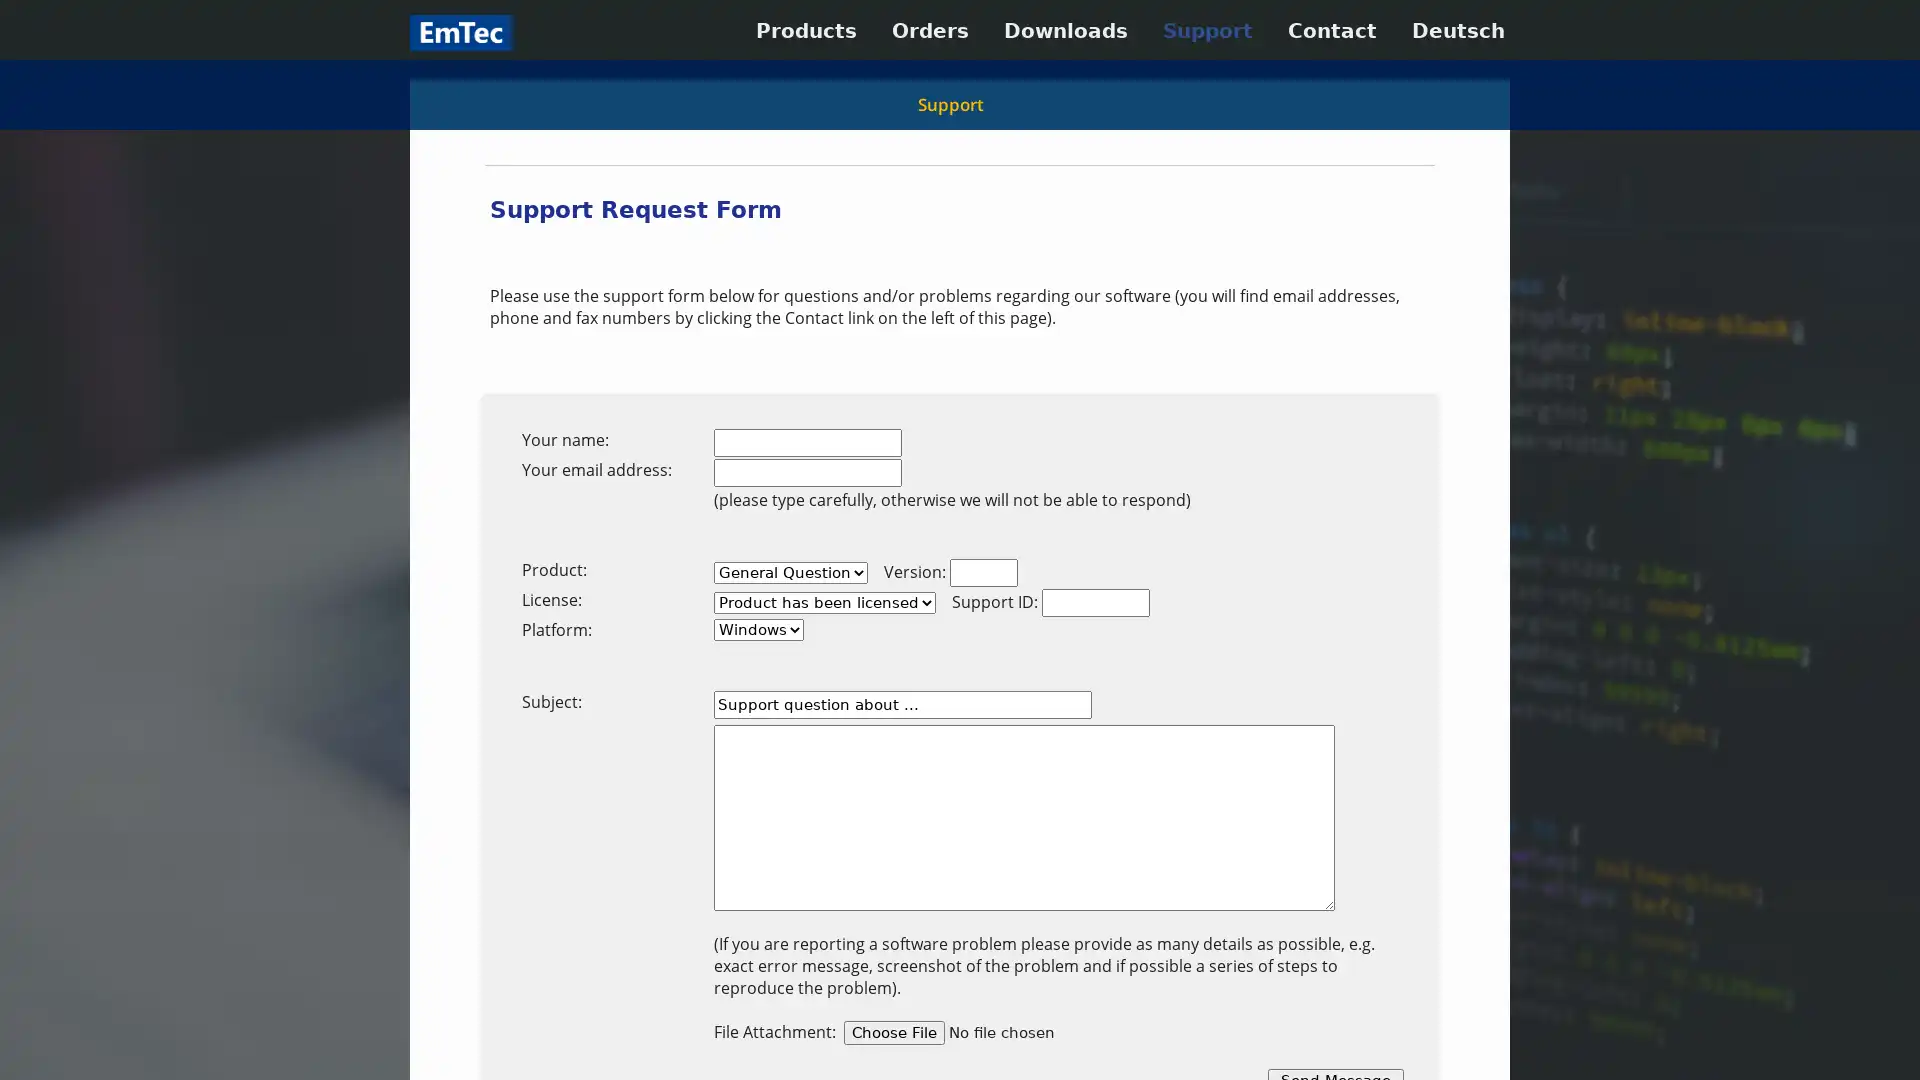 This screenshot has height=1080, width=1920. Describe the element at coordinates (893, 1033) in the screenshot. I see `Choose File` at that location.